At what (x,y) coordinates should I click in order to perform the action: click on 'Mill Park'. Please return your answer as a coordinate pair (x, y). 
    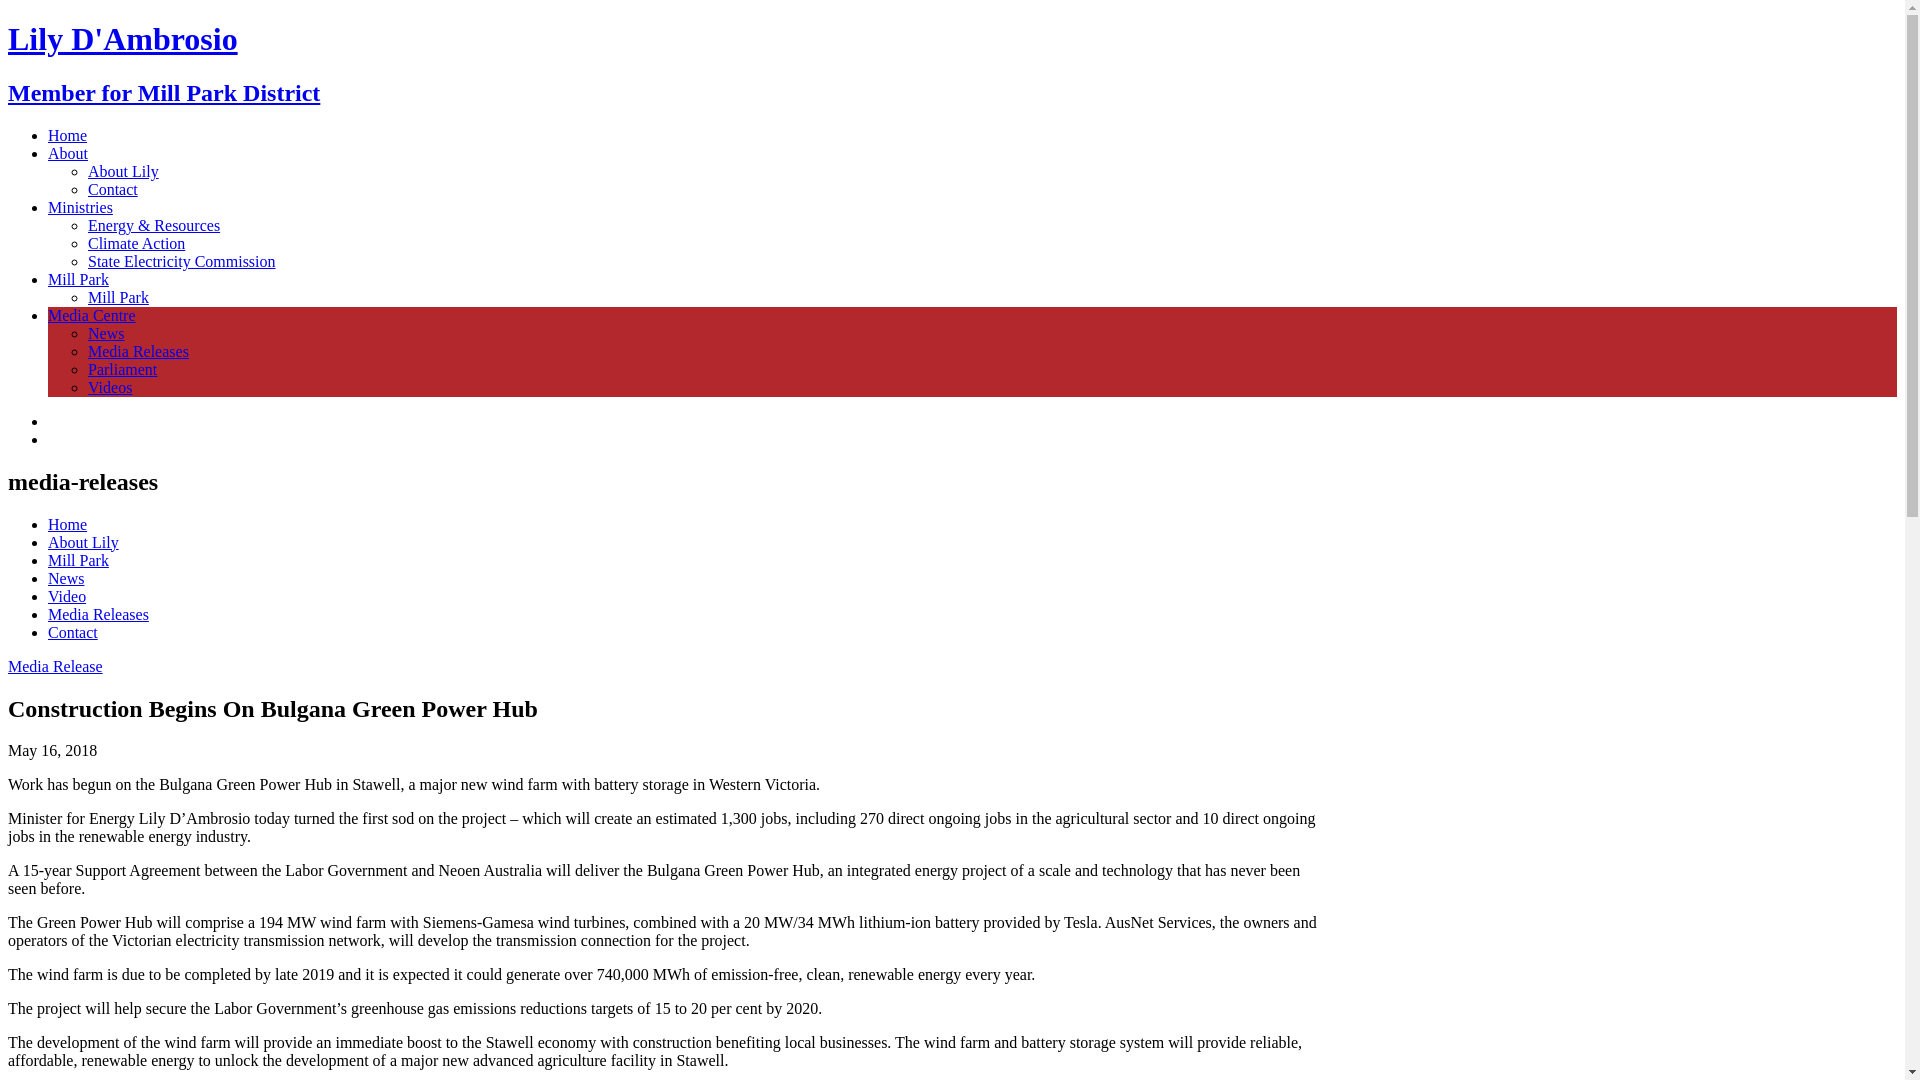
    Looking at the image, I should click on (78, 560).